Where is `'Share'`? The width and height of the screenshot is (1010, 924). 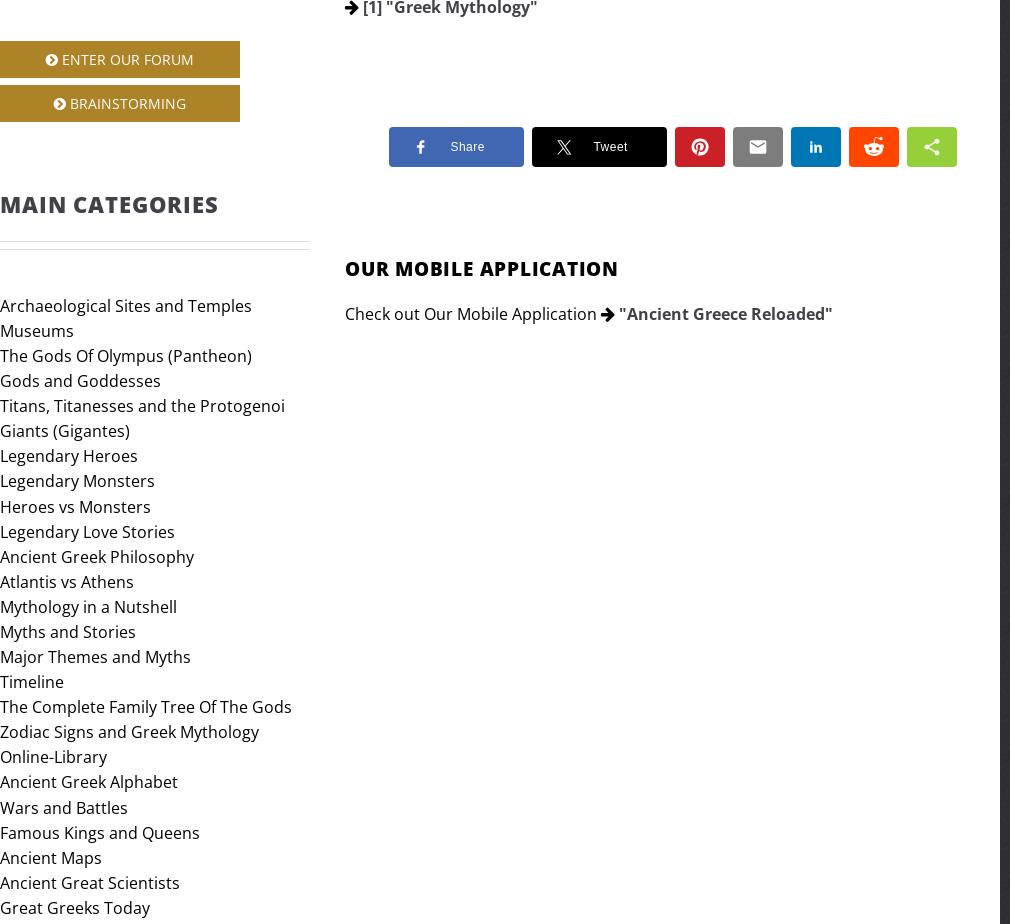
'Share' is located at coordinates (467, 147).